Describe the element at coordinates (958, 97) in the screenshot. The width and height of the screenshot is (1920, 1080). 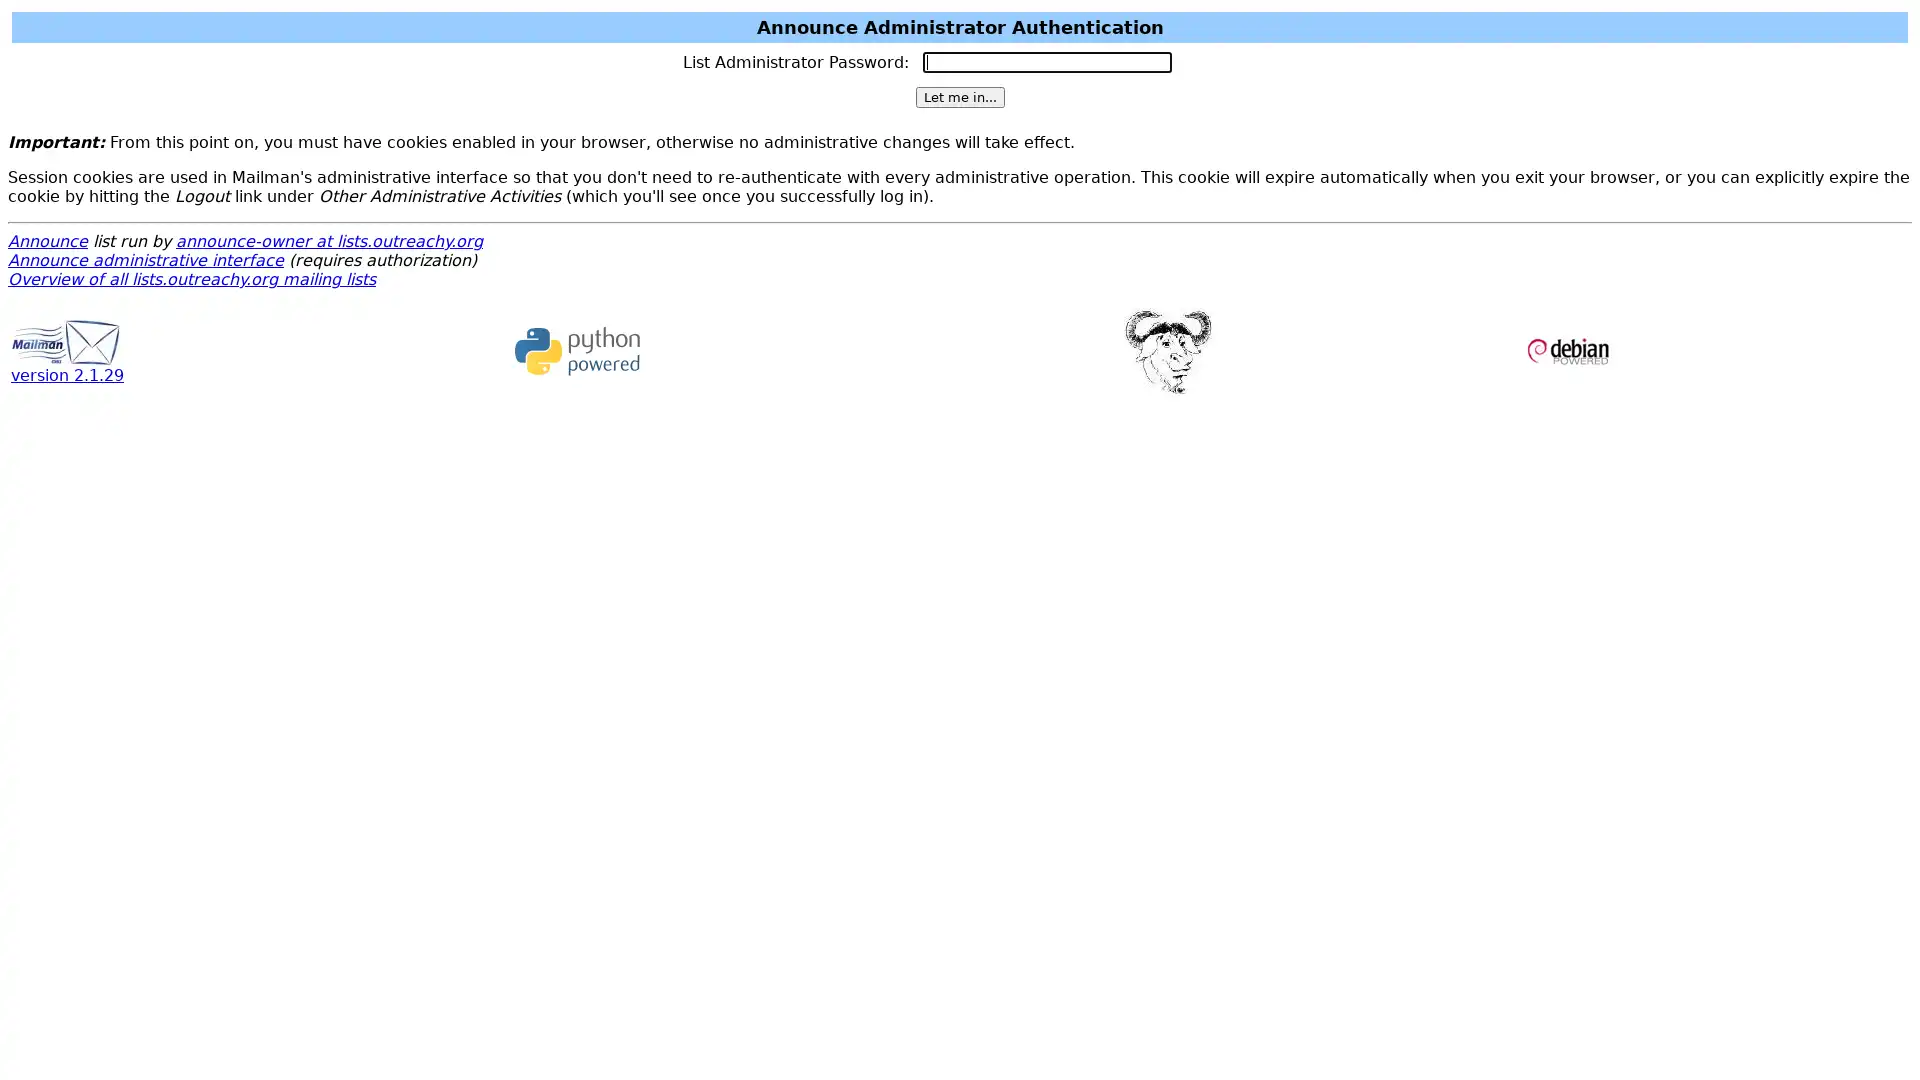
I see `Let me in...` at that location.